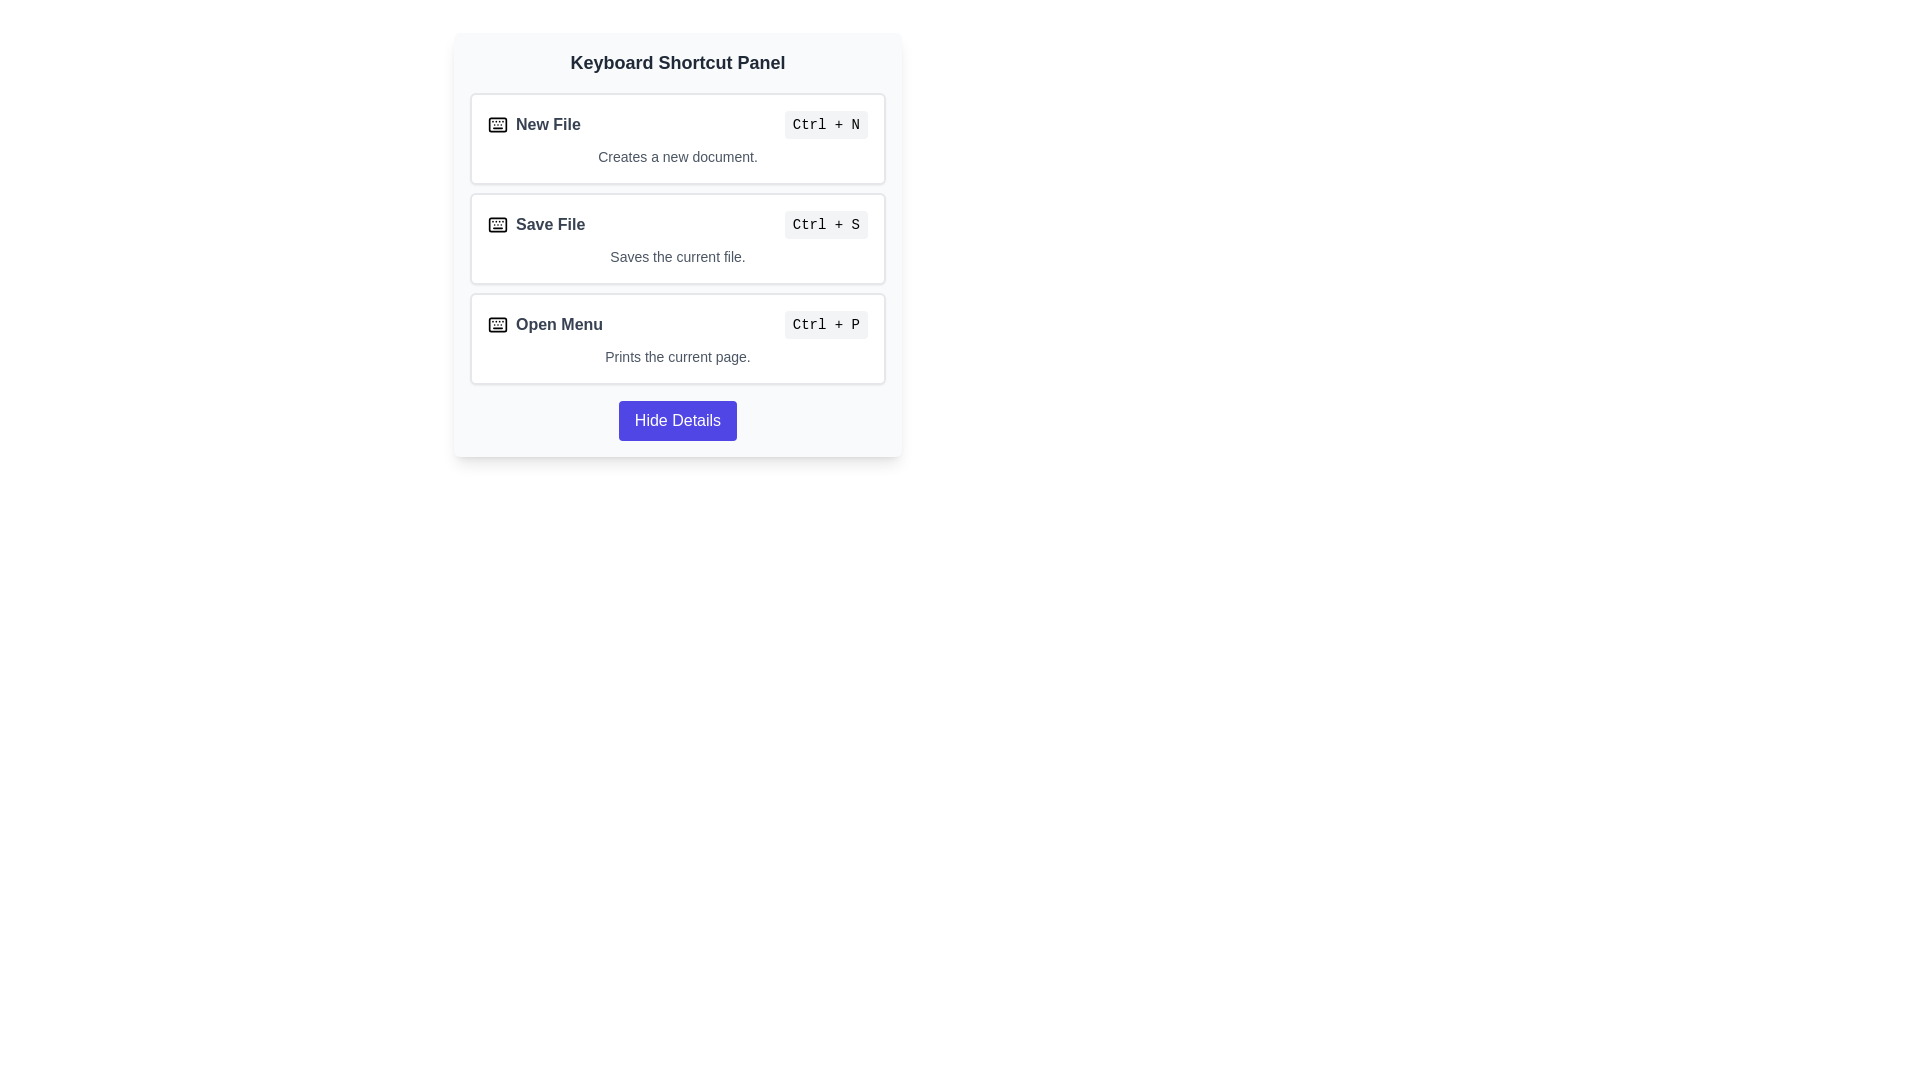  Describe the element at coordinates (677, 156) in the screenshot. I see `the text description element located directly below the 'New File' title and 'Ctrl + N' shortcut label within its card` at that location.